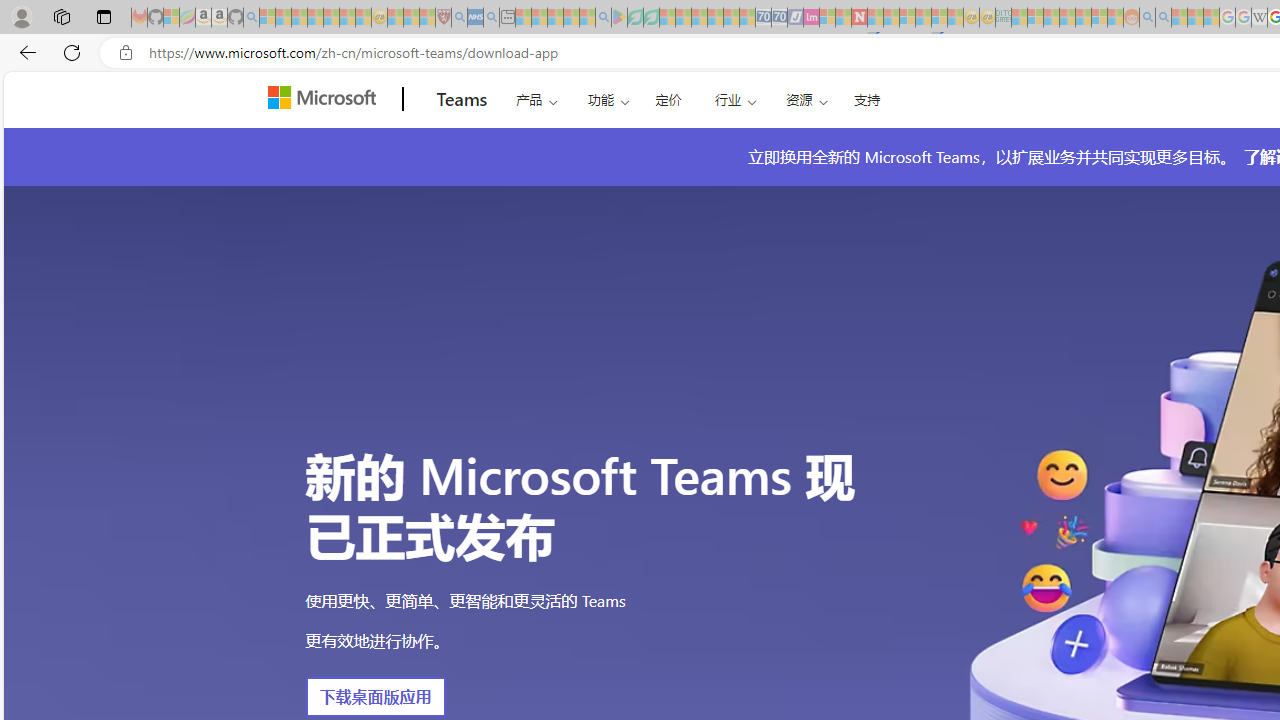 This screenshot has height=720, width=1280. I want to click on 'Pets - MSN - Sleeping', so click(570, 17).